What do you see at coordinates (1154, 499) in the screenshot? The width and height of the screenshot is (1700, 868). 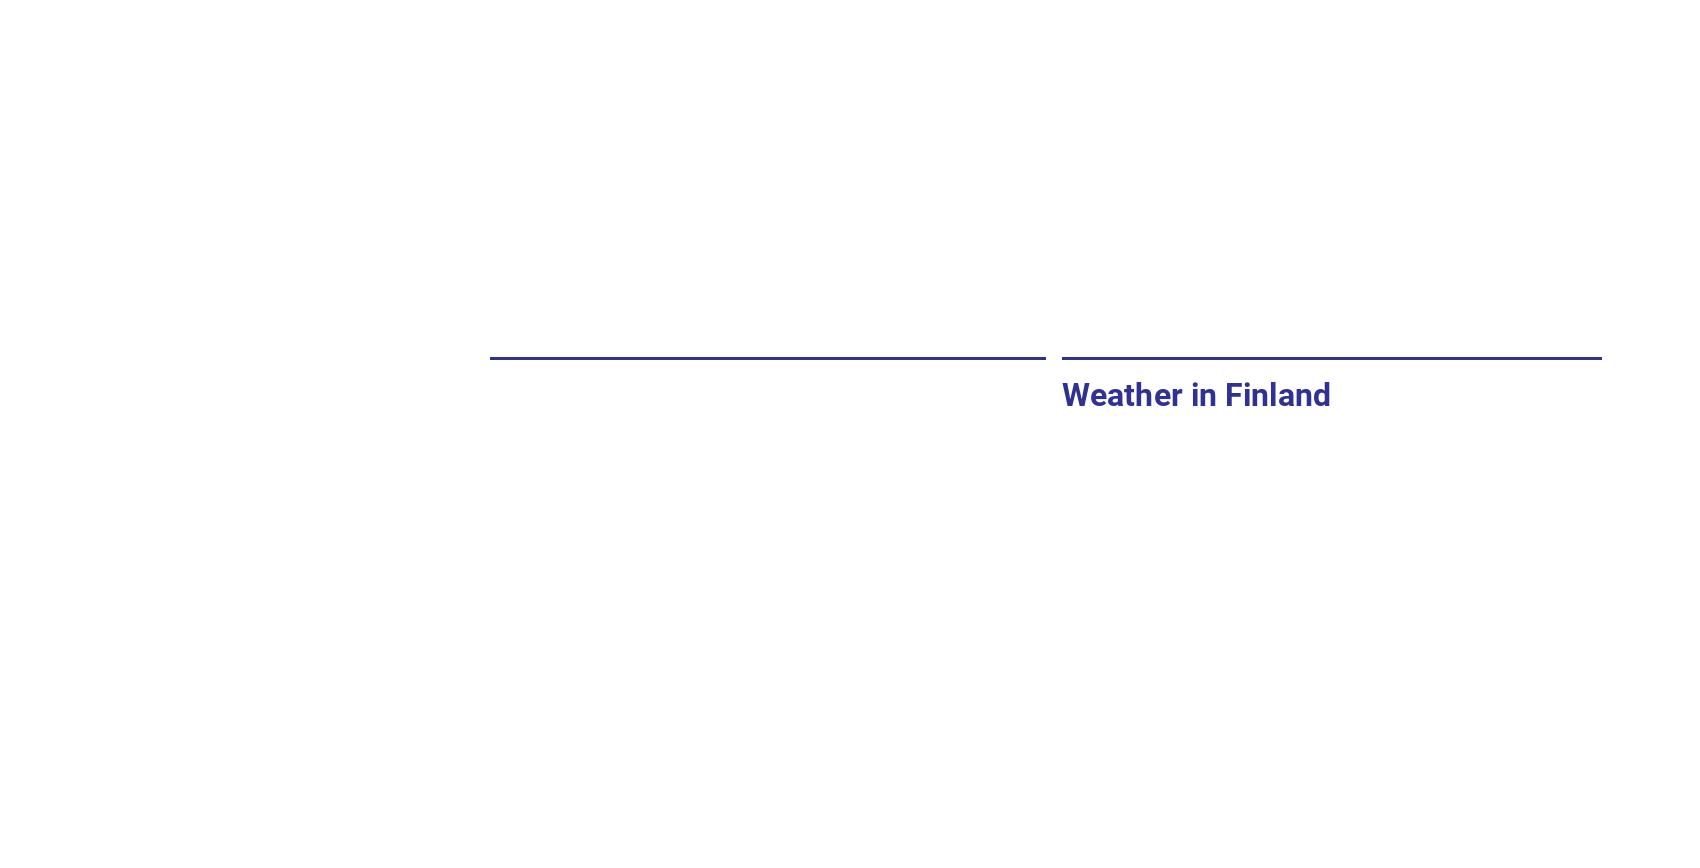 I see `'Max temperature'` at bounding box center [1154, 499].